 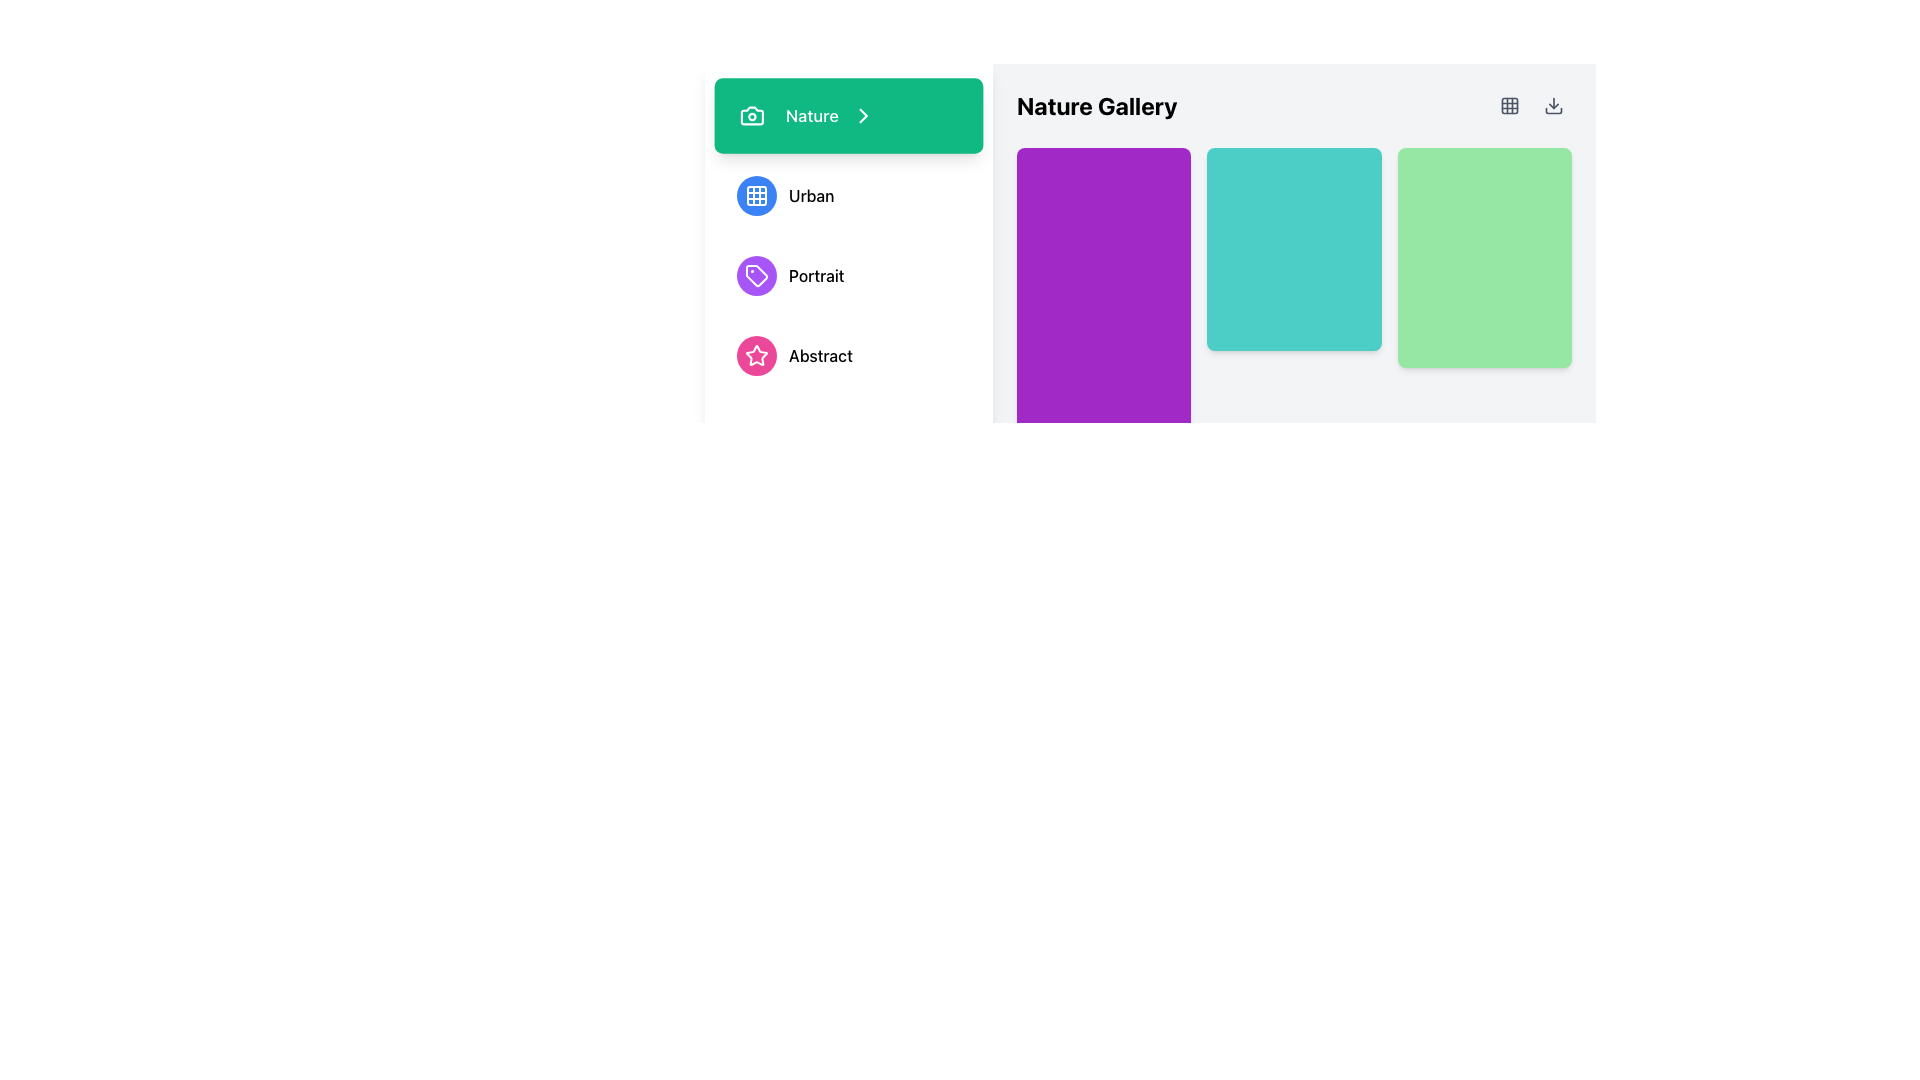 I want to click on the thin, right-pointing Chevron icon located to the right of the green button labeled 'Nature', so click(x=864, y=115).